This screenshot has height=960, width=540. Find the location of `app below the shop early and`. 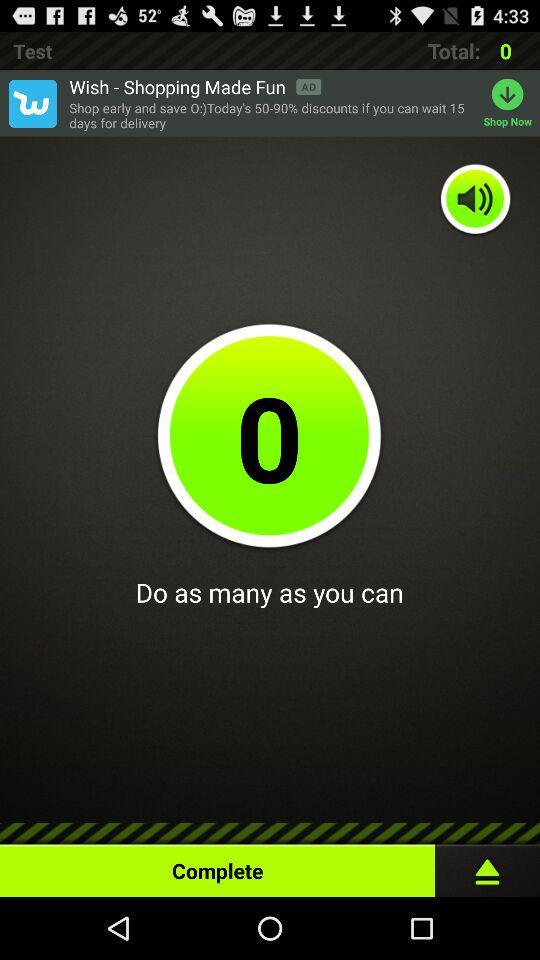

app below the shop early and is located at coordinates (475, 200).